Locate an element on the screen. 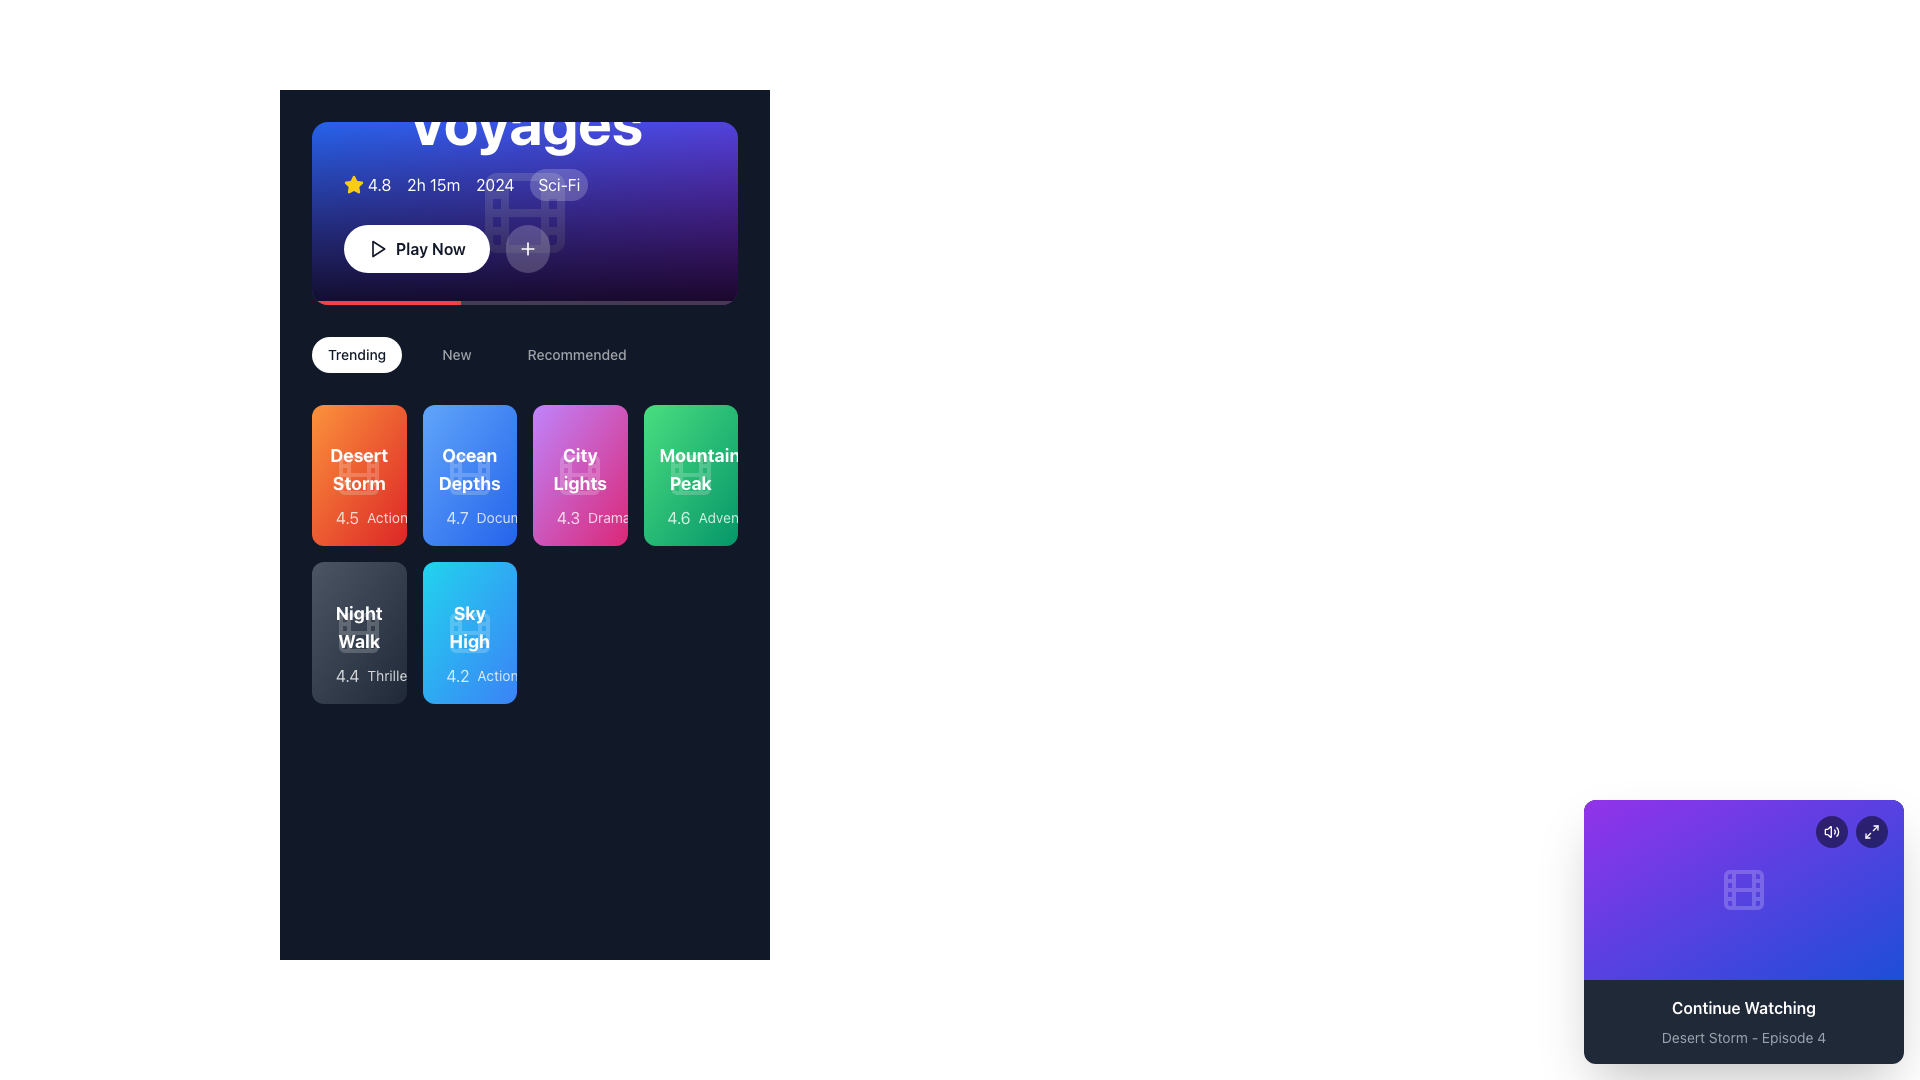  the Iconography component, which is a rectangular frame with rounded corners located in the bottom-right overlay card is located at coordinates (1742, 889).